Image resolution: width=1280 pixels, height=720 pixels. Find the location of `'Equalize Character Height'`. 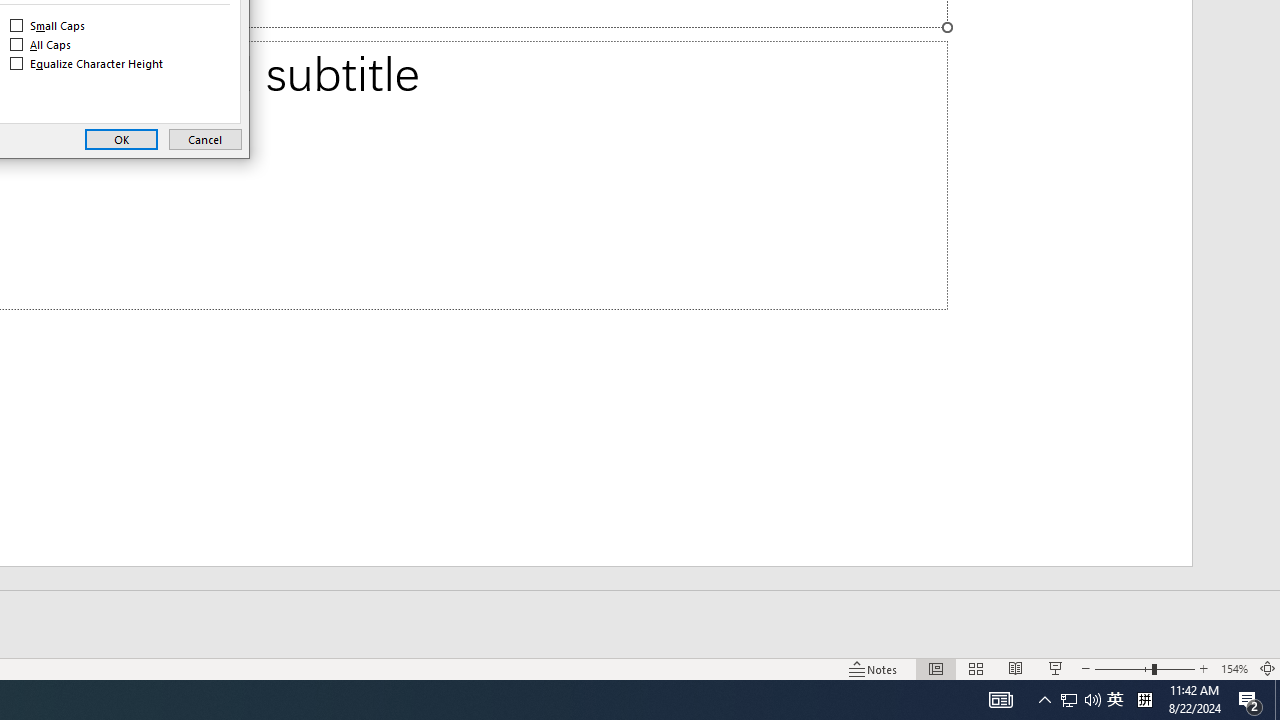

'Equalize Character Height' is located at coordinates (86, 63).